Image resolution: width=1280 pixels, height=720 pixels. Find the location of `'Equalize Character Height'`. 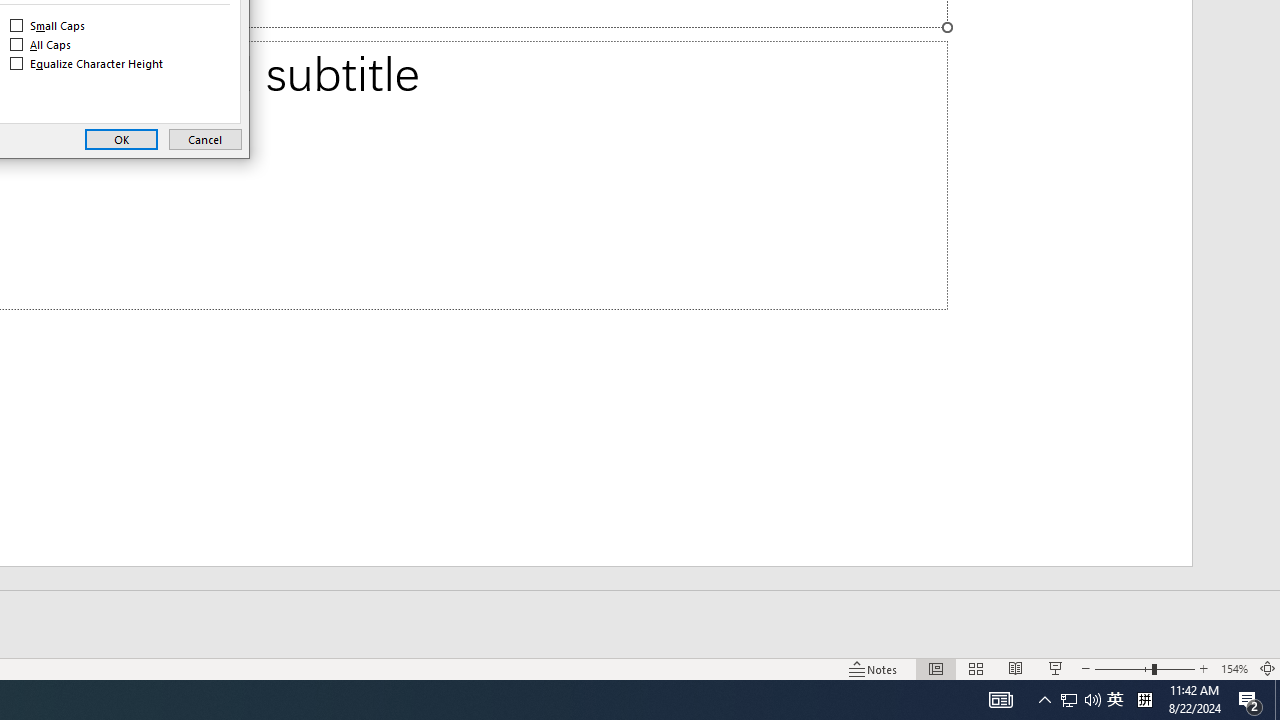

'Equalize Character Height' is located at coordinates (86, 63).